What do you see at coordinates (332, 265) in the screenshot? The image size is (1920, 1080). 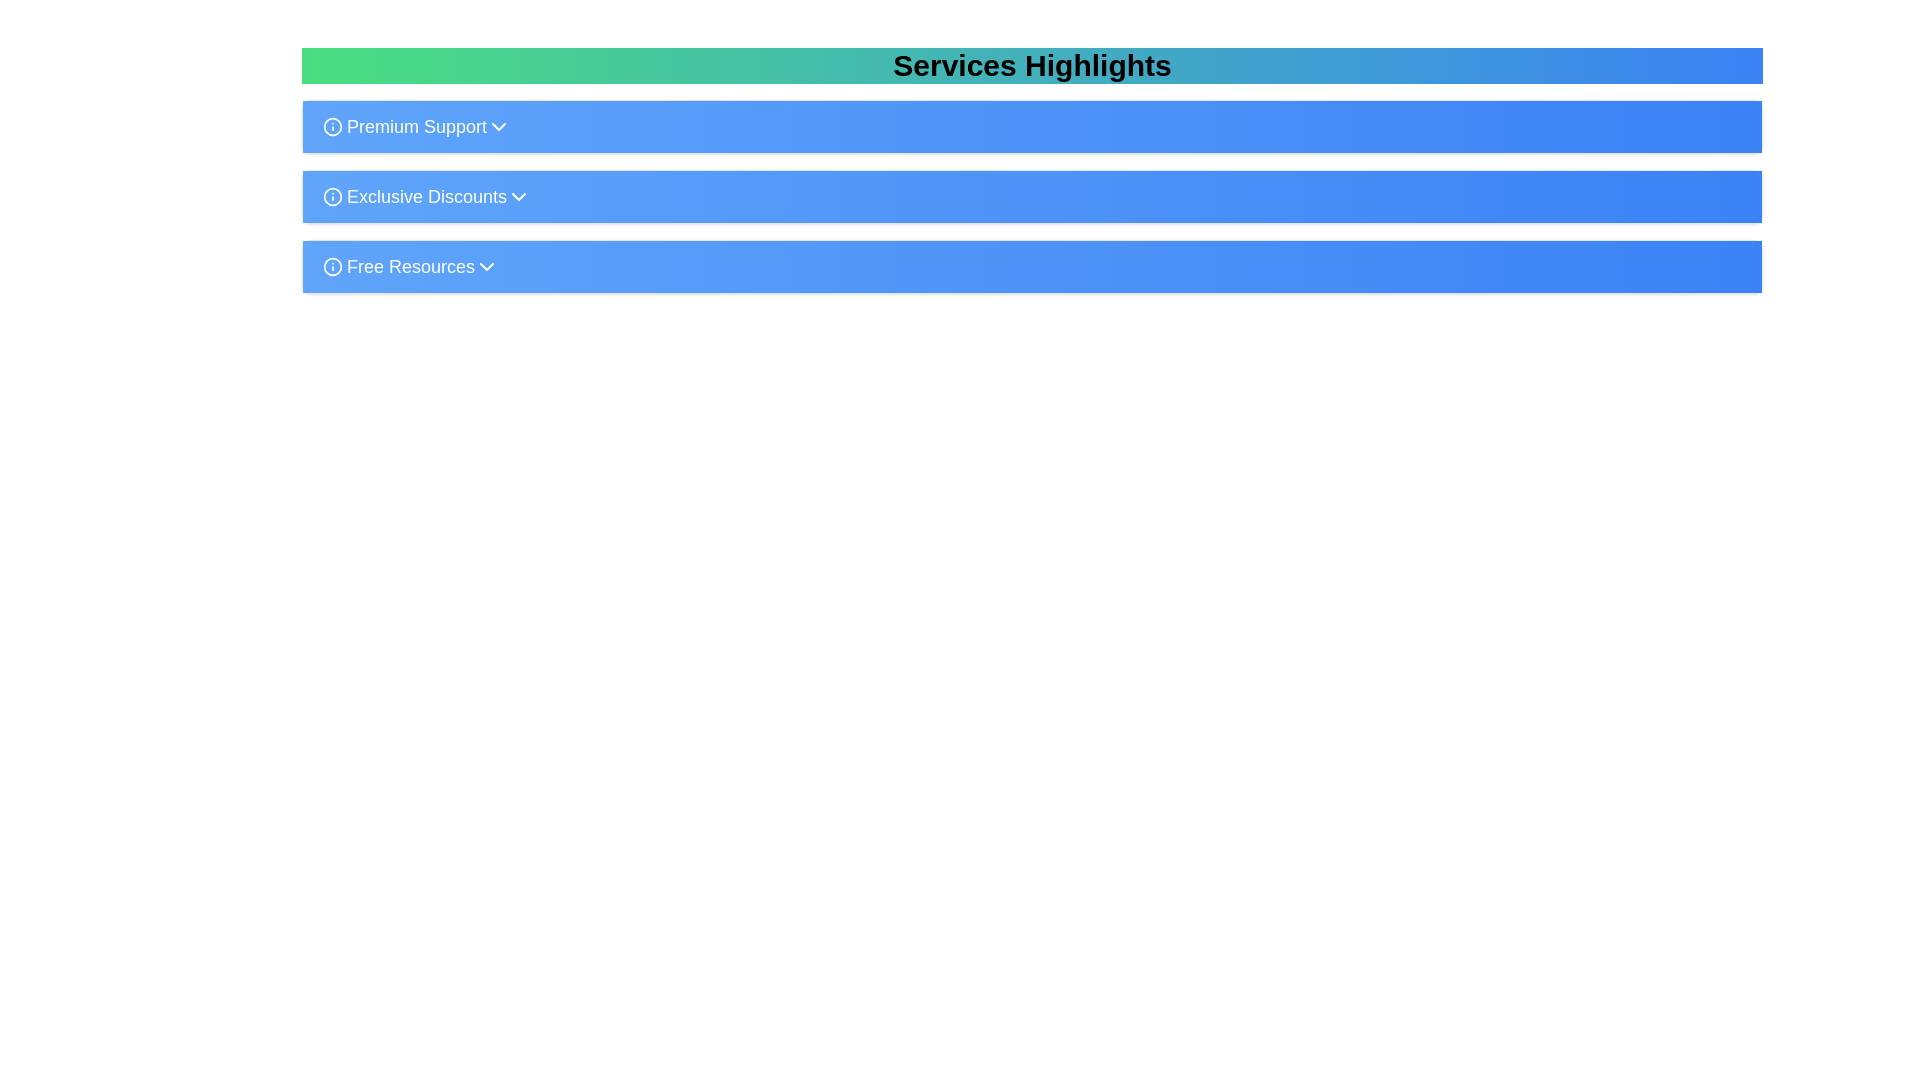 I see `the informational icon located to the left of the 'Free Resources' text, which provides additional context or help about that section` at bounding box center [332, 265].